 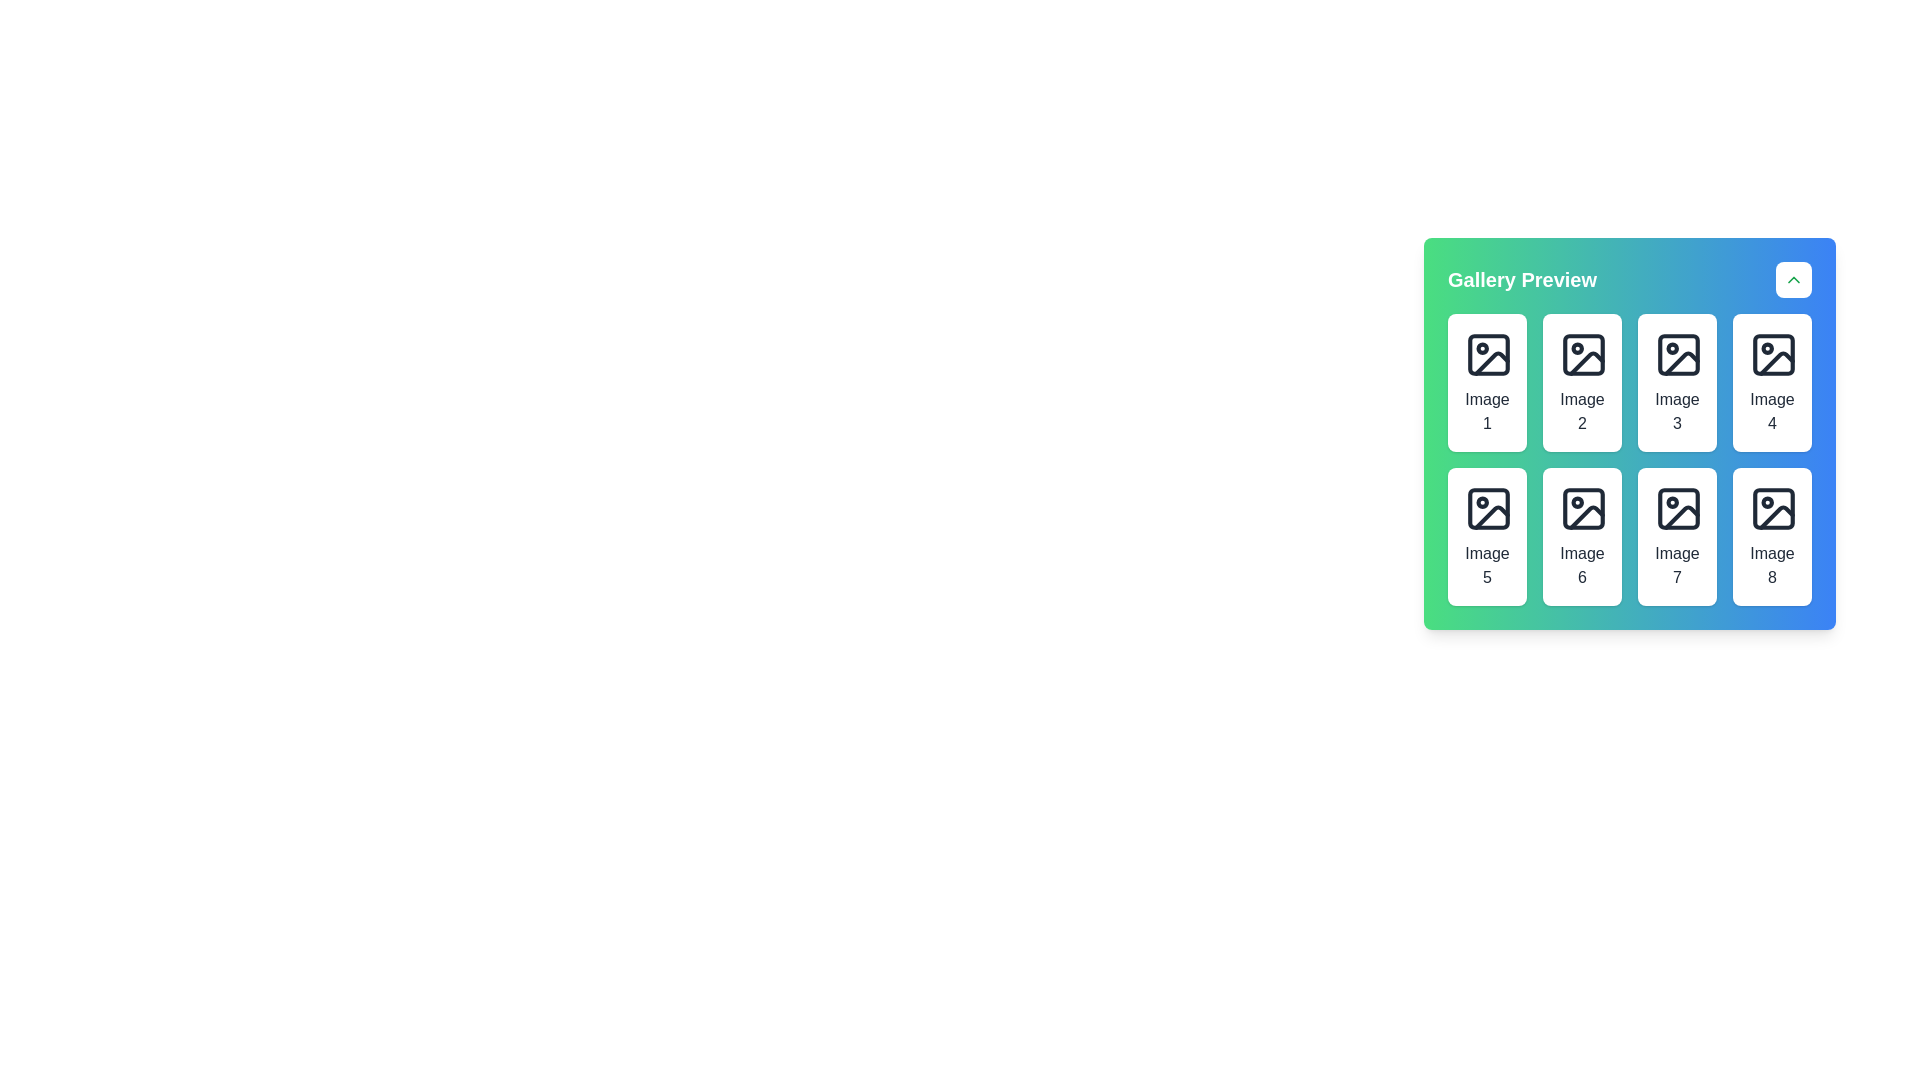 I want to click on the Image placeholder icon labeled 'Image 7' in the Gallery Preview section, so click(x=1679, y=508).